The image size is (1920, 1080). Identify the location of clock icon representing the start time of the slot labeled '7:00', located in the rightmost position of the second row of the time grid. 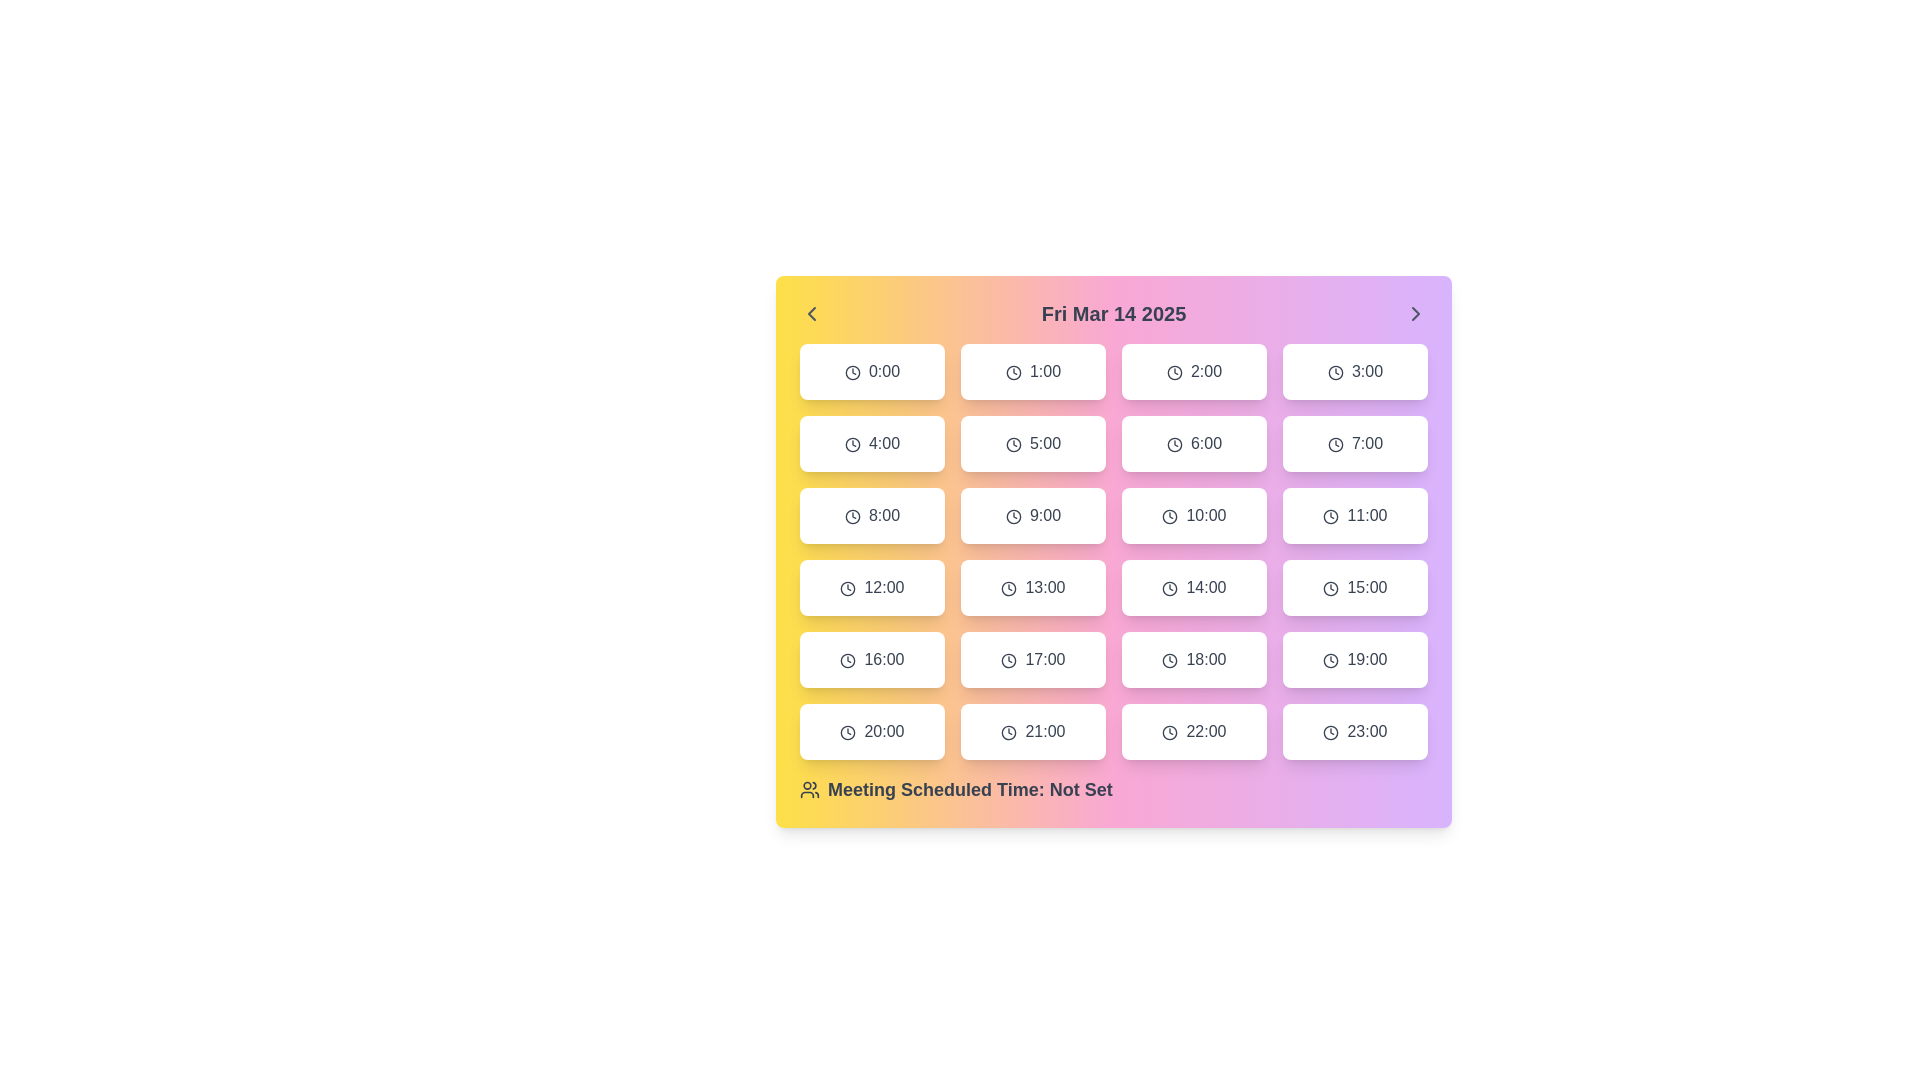
(1335, 443).